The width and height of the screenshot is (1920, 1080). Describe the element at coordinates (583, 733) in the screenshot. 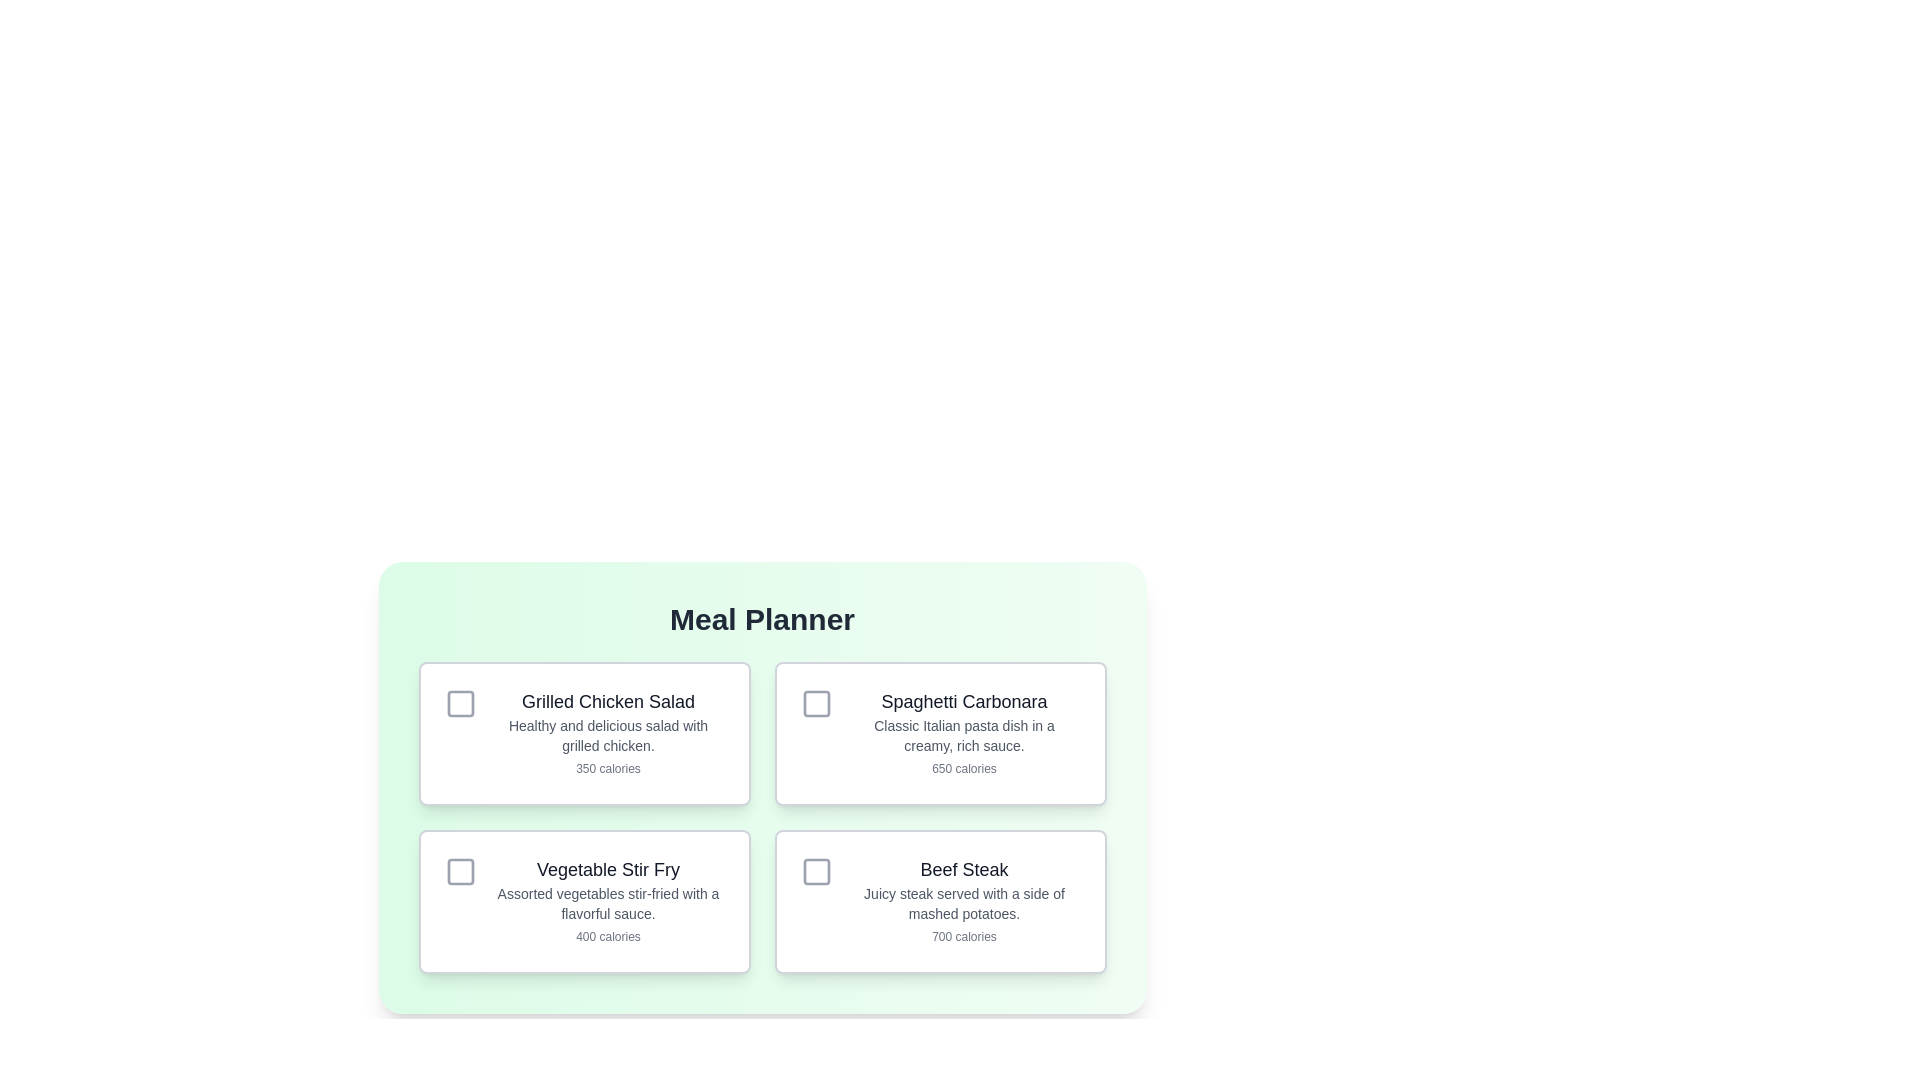

I see `textual information on the card representing 'Grilled Chicken Salad' in the meal planner interface, which includes the title, description, and caloric content` at that location.